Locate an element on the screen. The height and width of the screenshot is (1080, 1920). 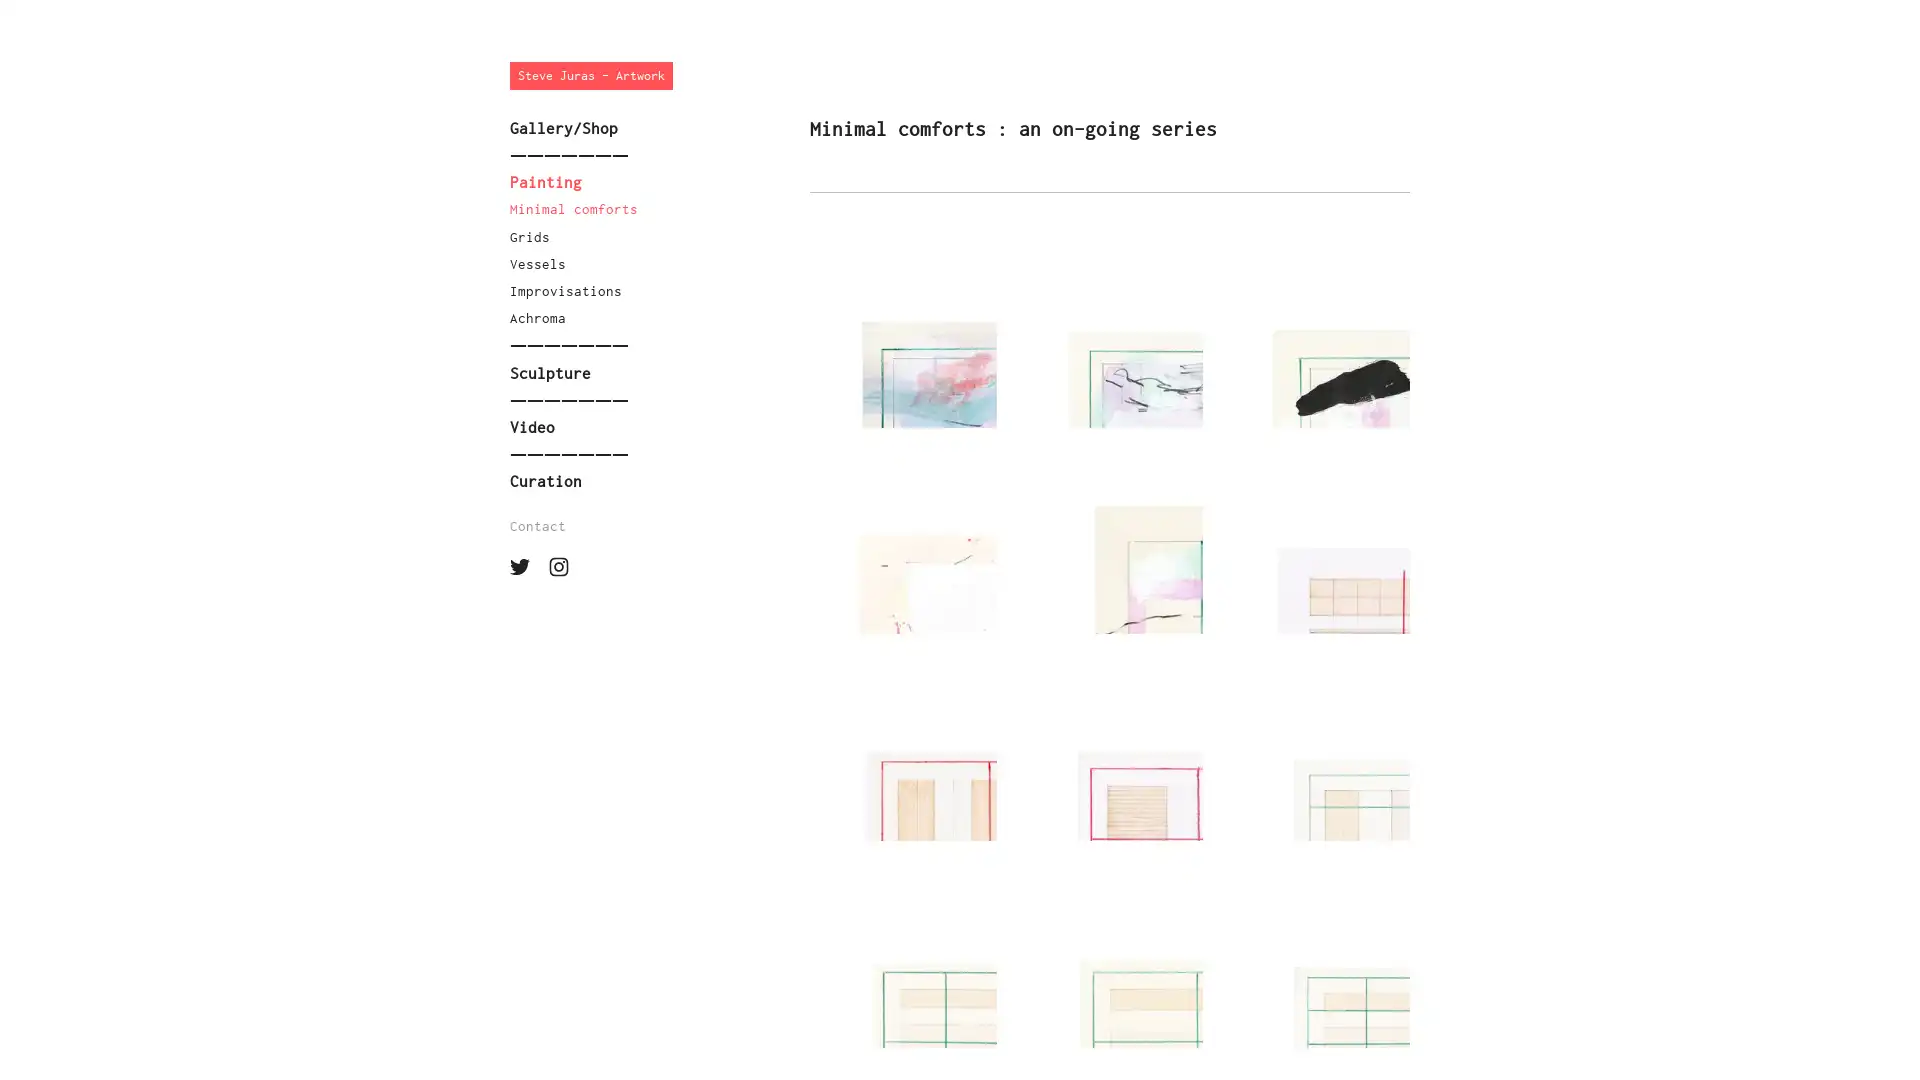
View fullsize Gut Feeling (02) is located at coordinates (901, 350).